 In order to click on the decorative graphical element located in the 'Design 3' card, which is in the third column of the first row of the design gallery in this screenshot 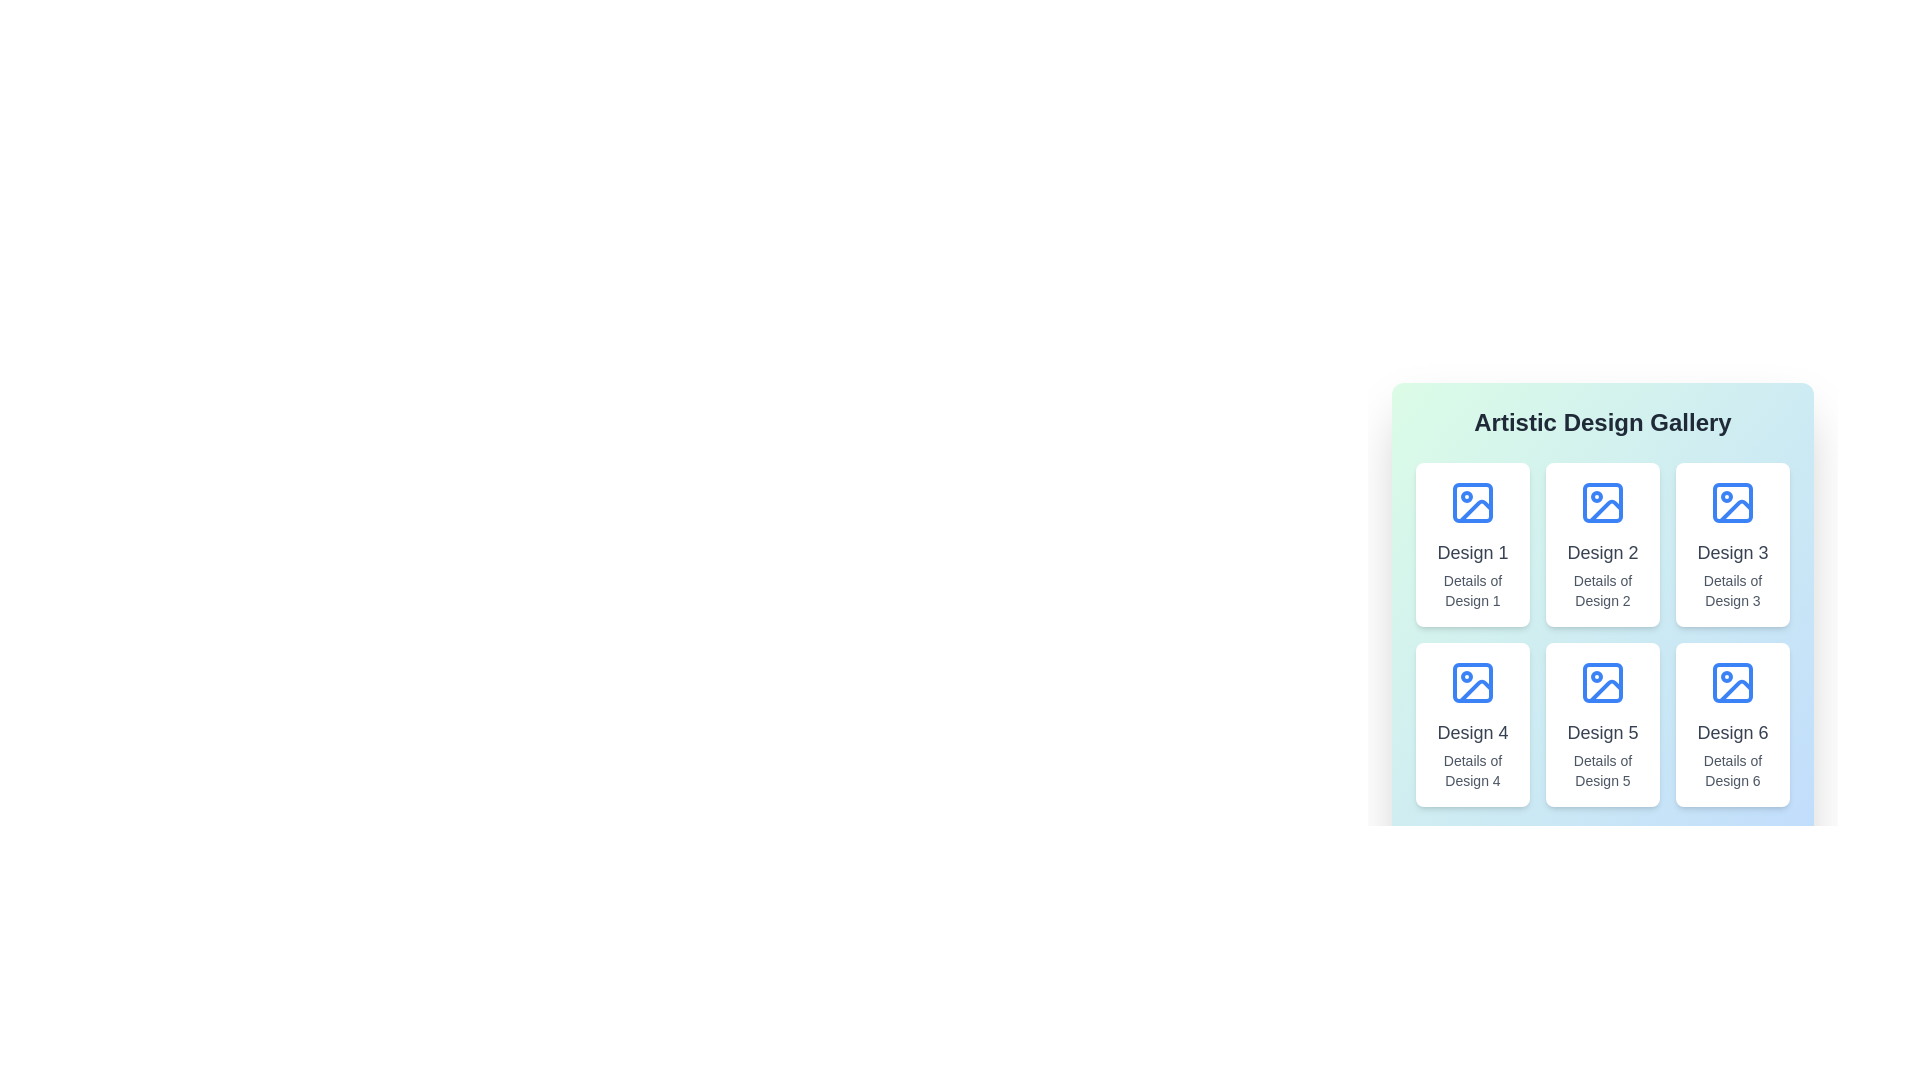, I will do `click(1731, 501)`.